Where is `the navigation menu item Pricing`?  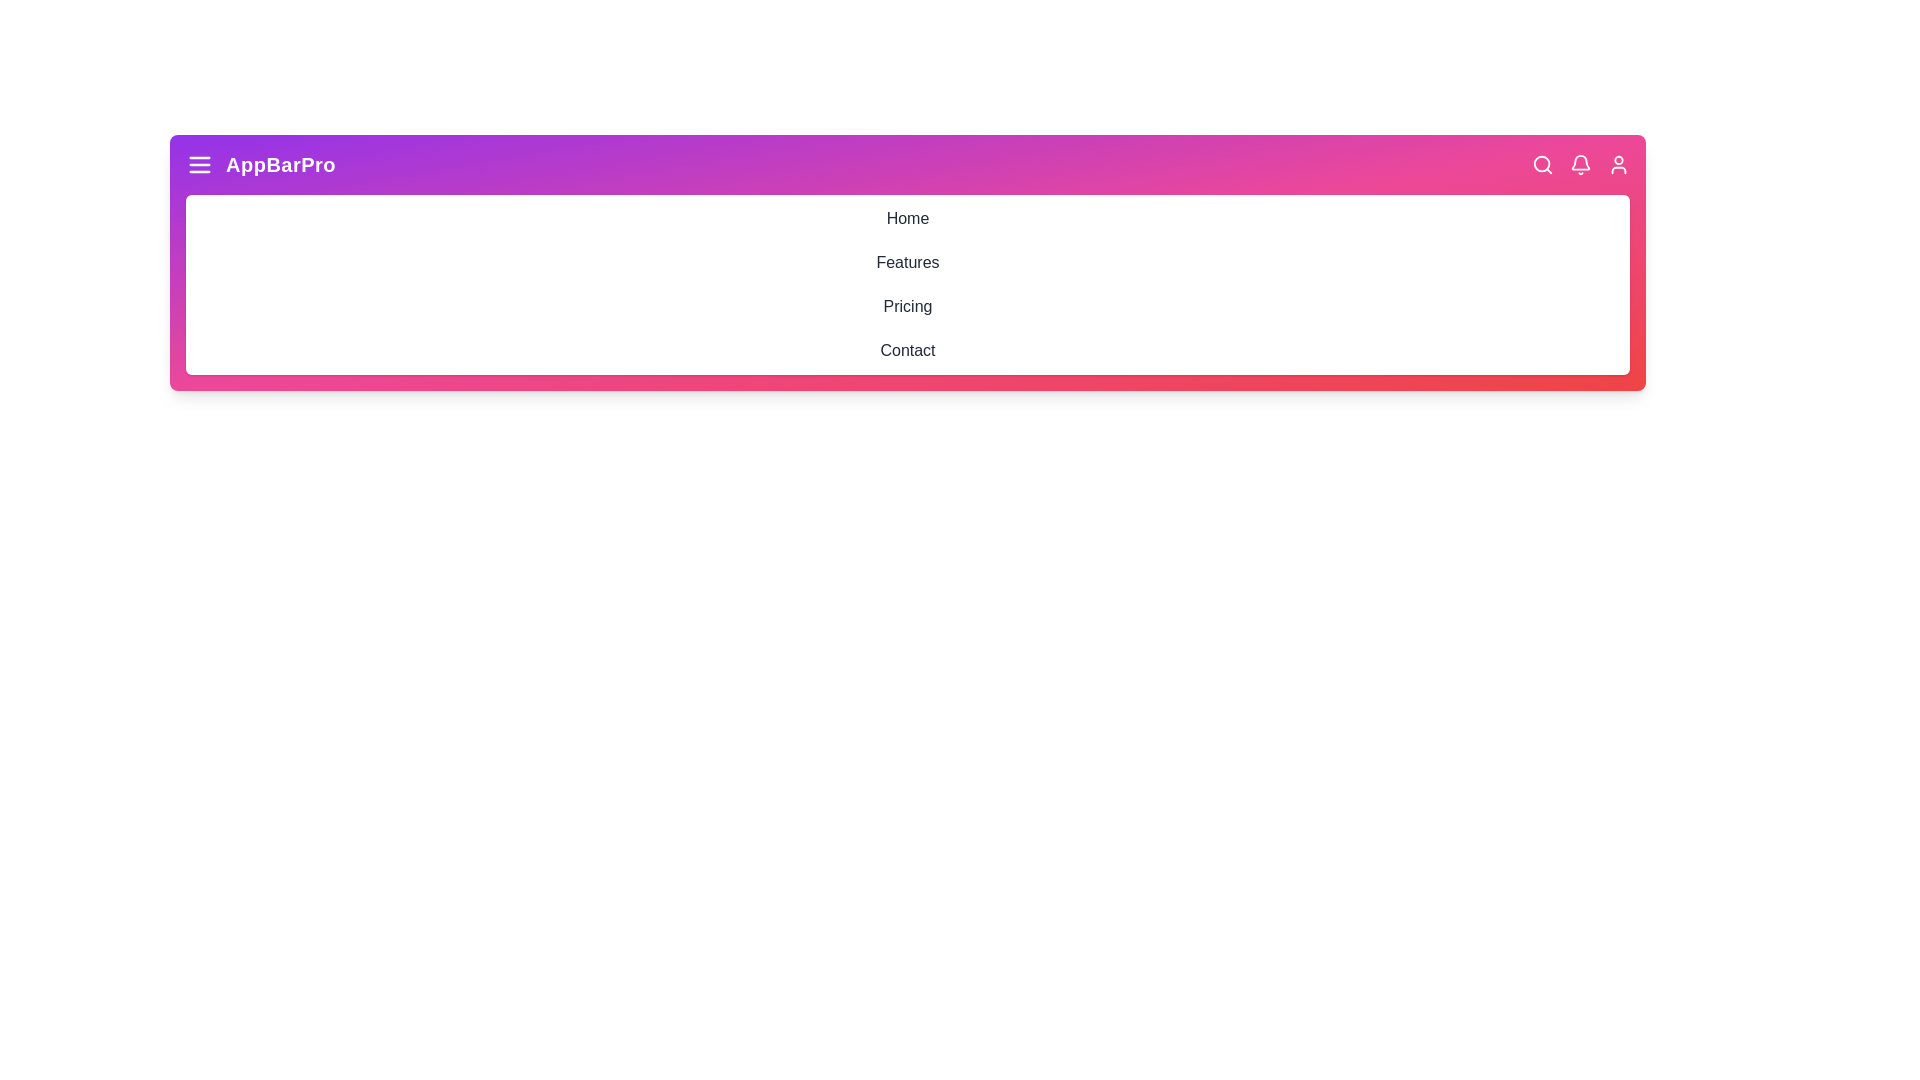
the navigation menu item Pricing is located at coordinates (906, 307).